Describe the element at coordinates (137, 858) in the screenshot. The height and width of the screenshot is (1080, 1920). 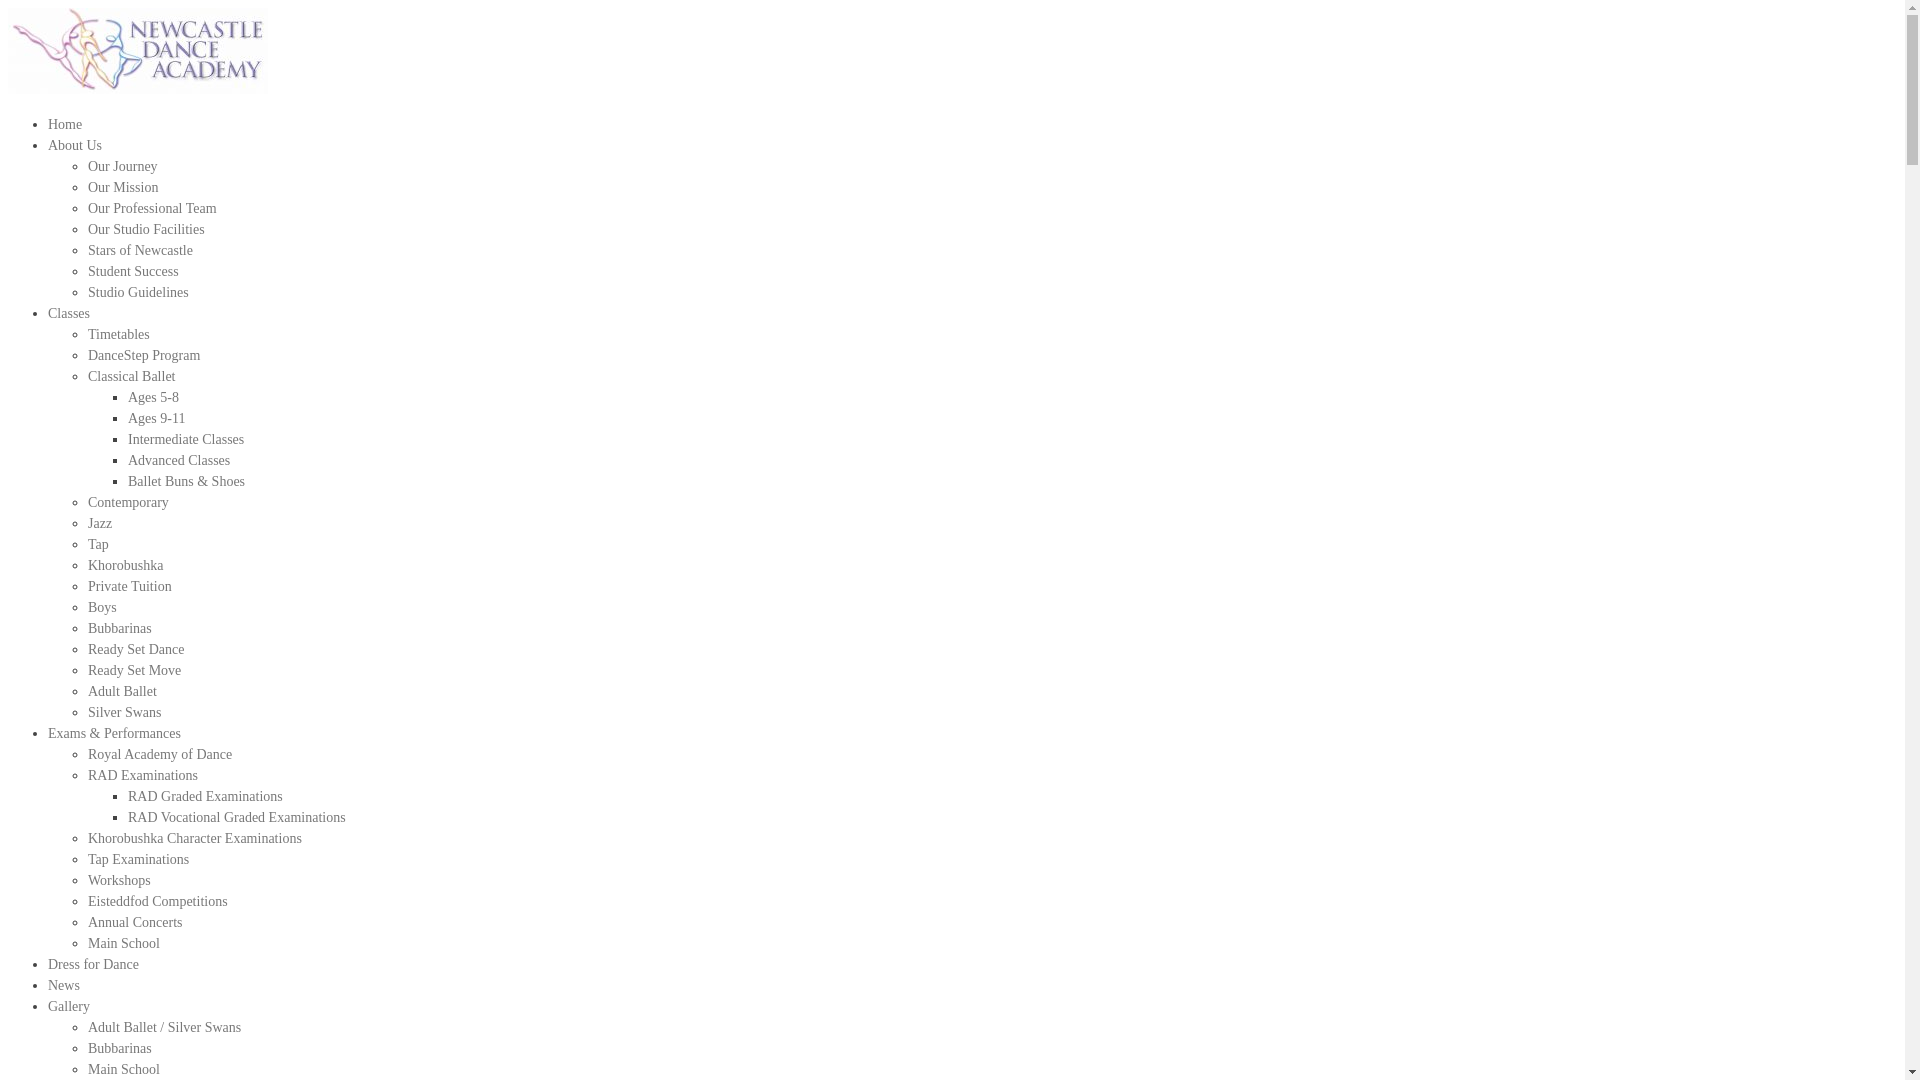
I see `'Tap Examinations'` at that location.